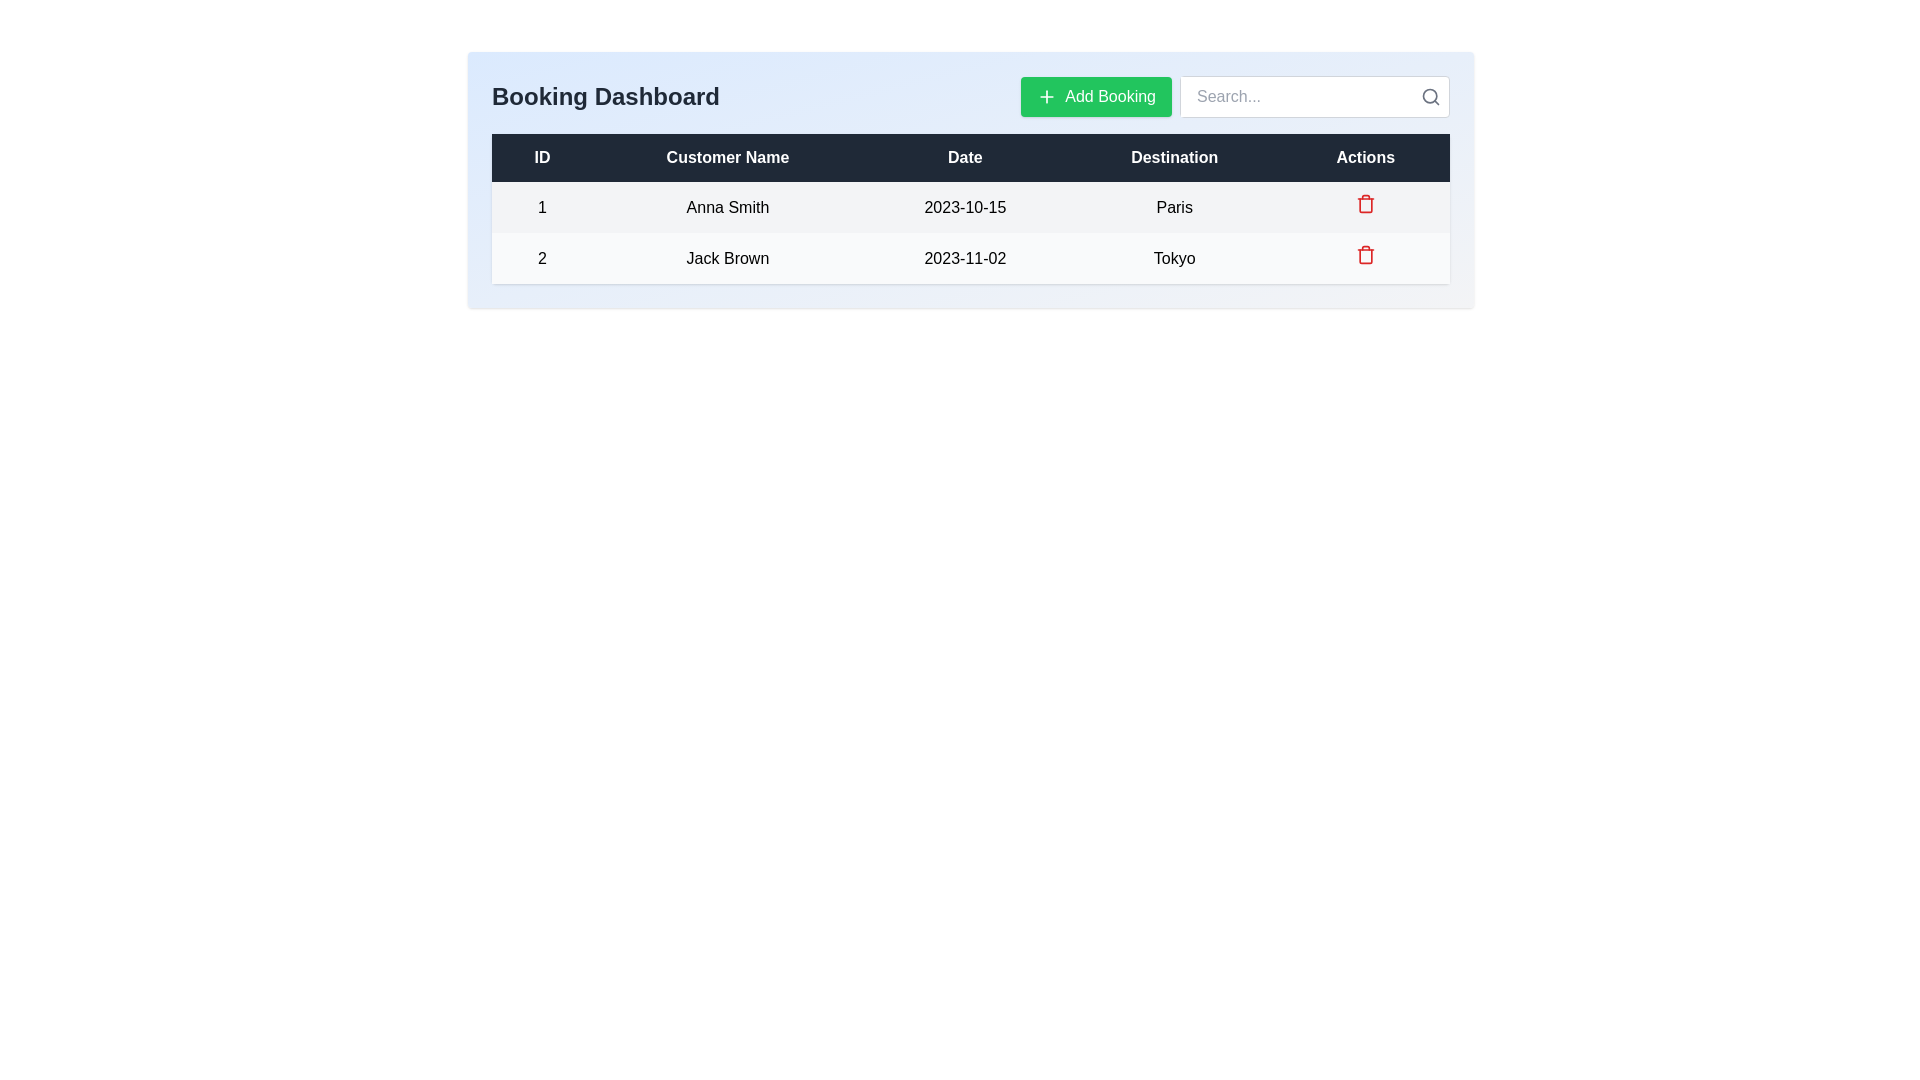 The width and height of the screenshot is (1920, 1080). What do you see at coordinates (1174, 207) in the screenshot?
I see `the 'Paris' text label in the 'Destination' column, which is located in the fourth cell of the first visible row under 'Anna Smith' from '2023-10-15'` at bounding box center [1174, 207].